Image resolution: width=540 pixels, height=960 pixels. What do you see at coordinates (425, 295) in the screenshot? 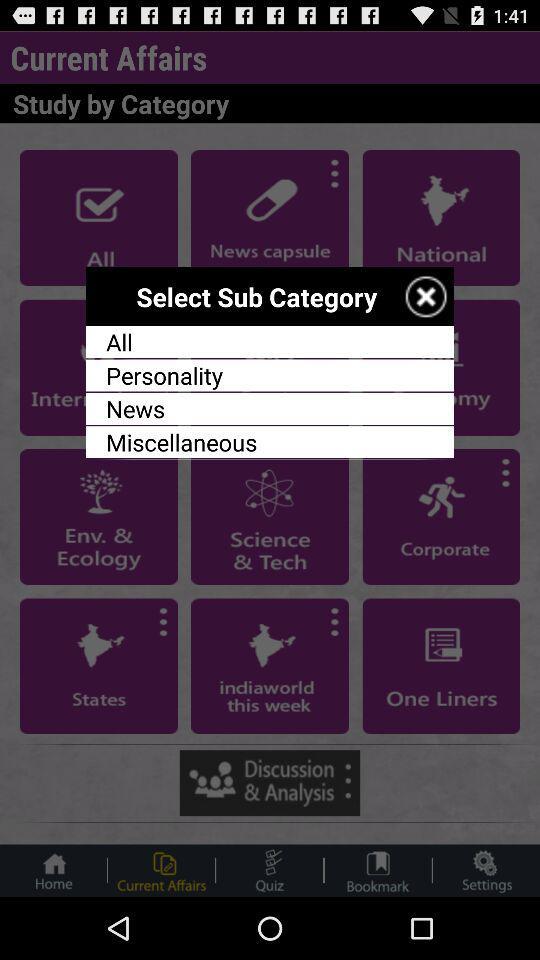
I see `sub category` at bounding box center [425, 295].